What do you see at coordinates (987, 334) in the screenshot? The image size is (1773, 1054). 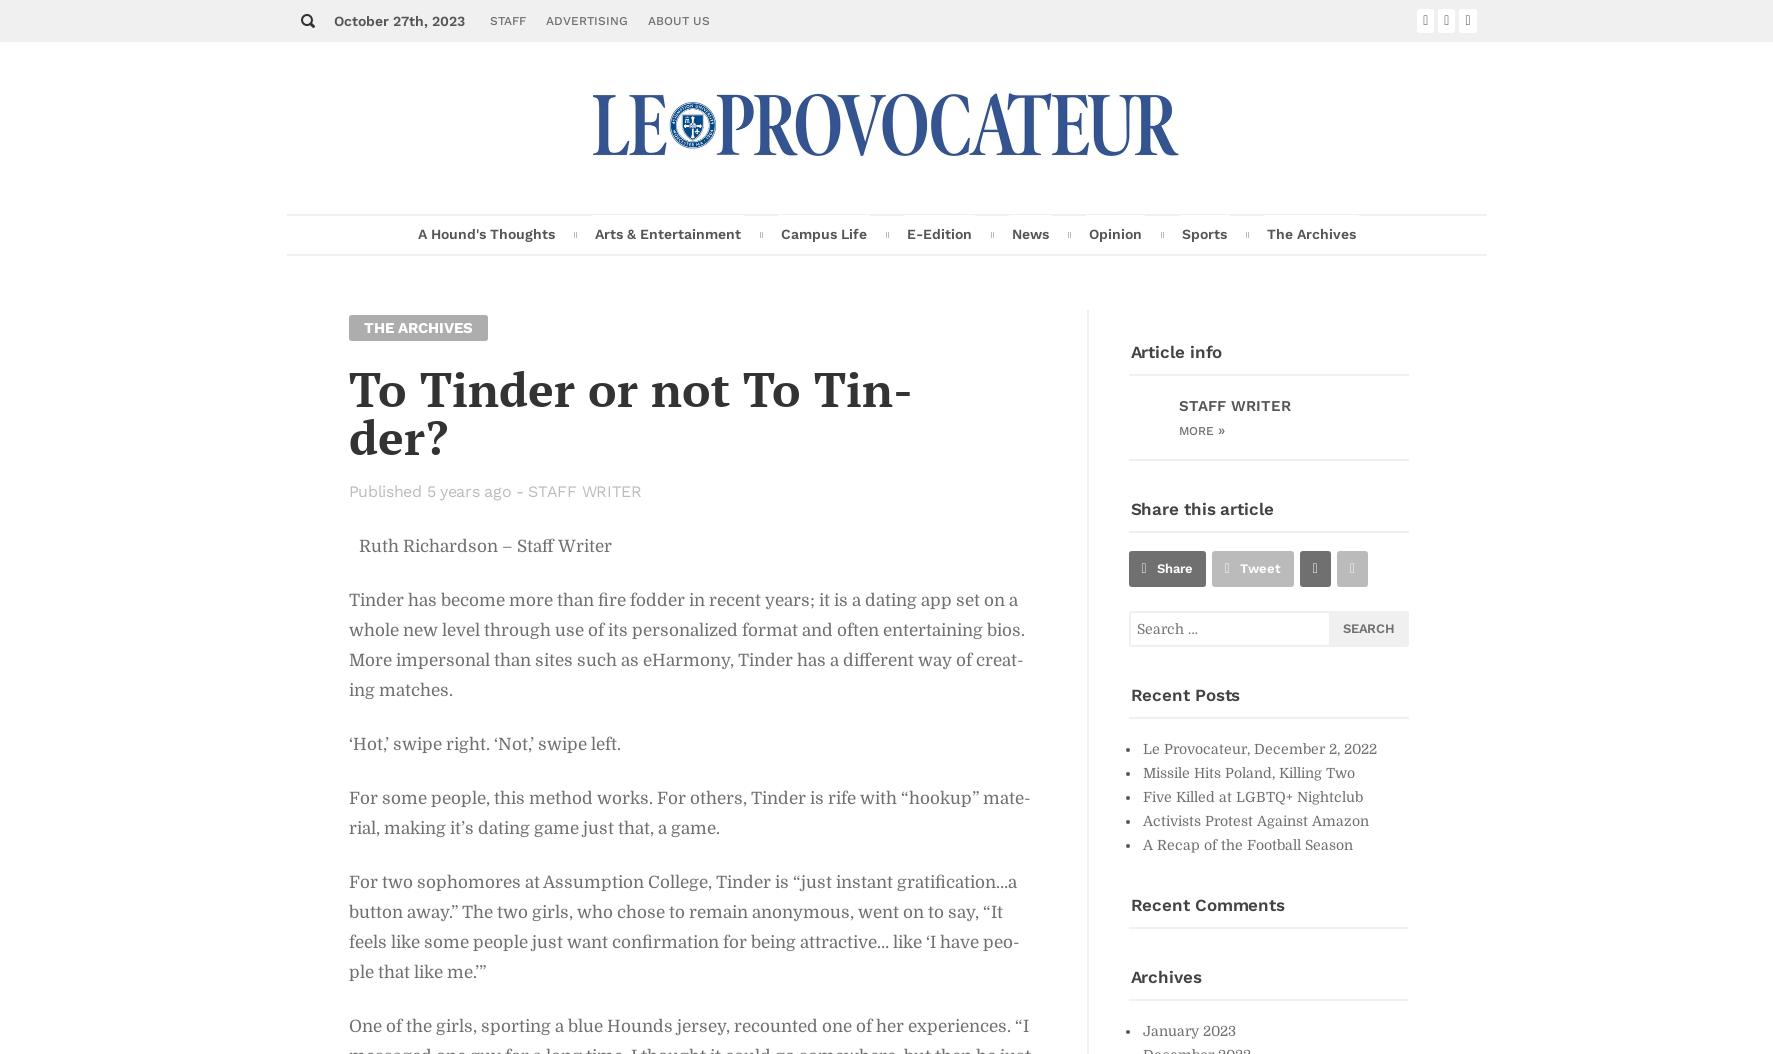 I see `'Fea­ture Story'` at bounding box center [987, 334].